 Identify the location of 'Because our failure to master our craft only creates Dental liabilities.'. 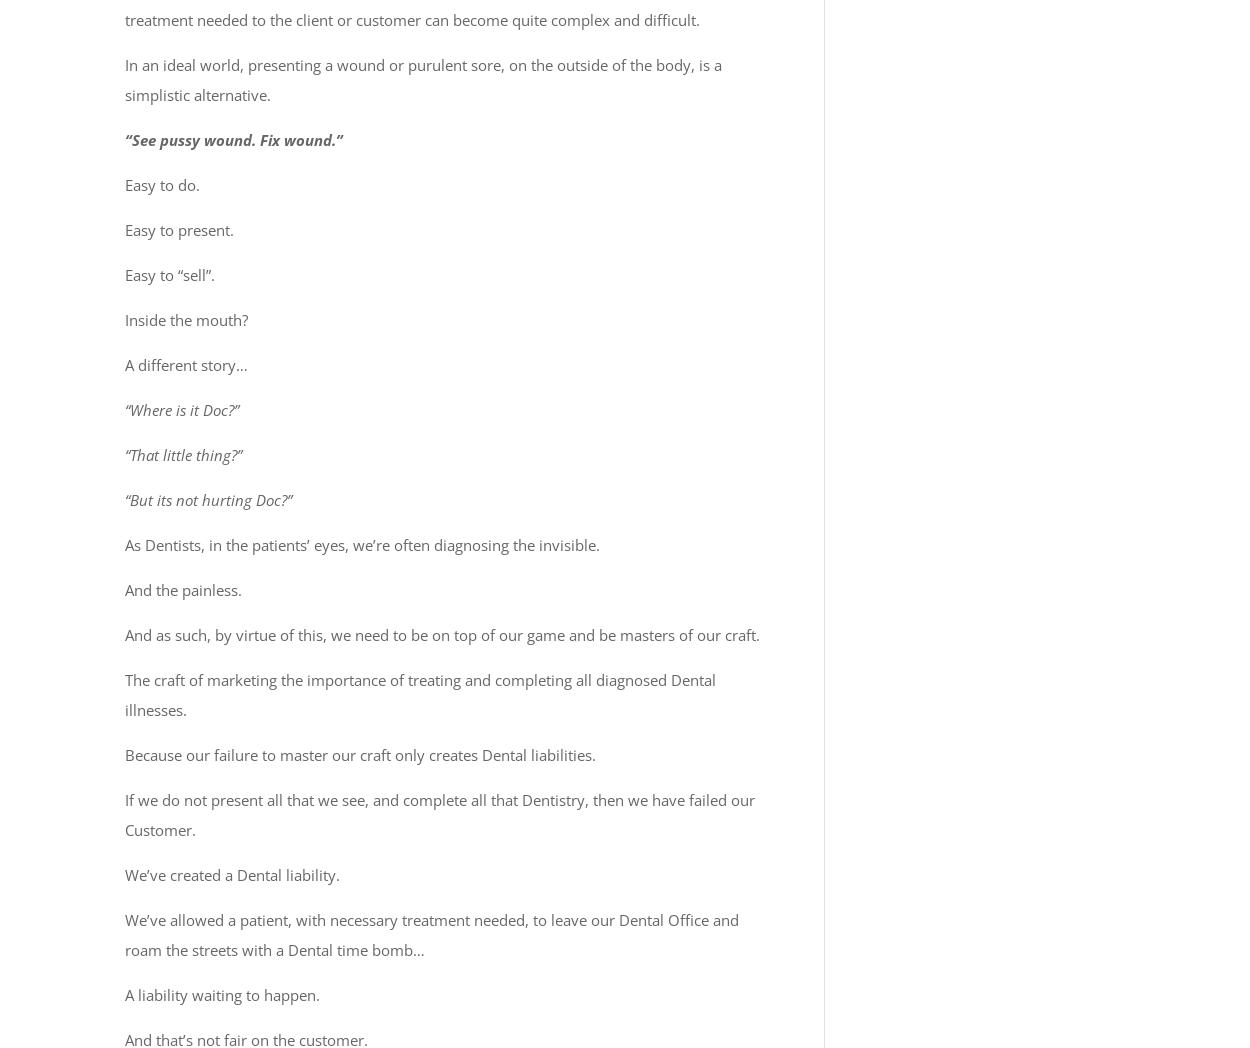
(359, 754).